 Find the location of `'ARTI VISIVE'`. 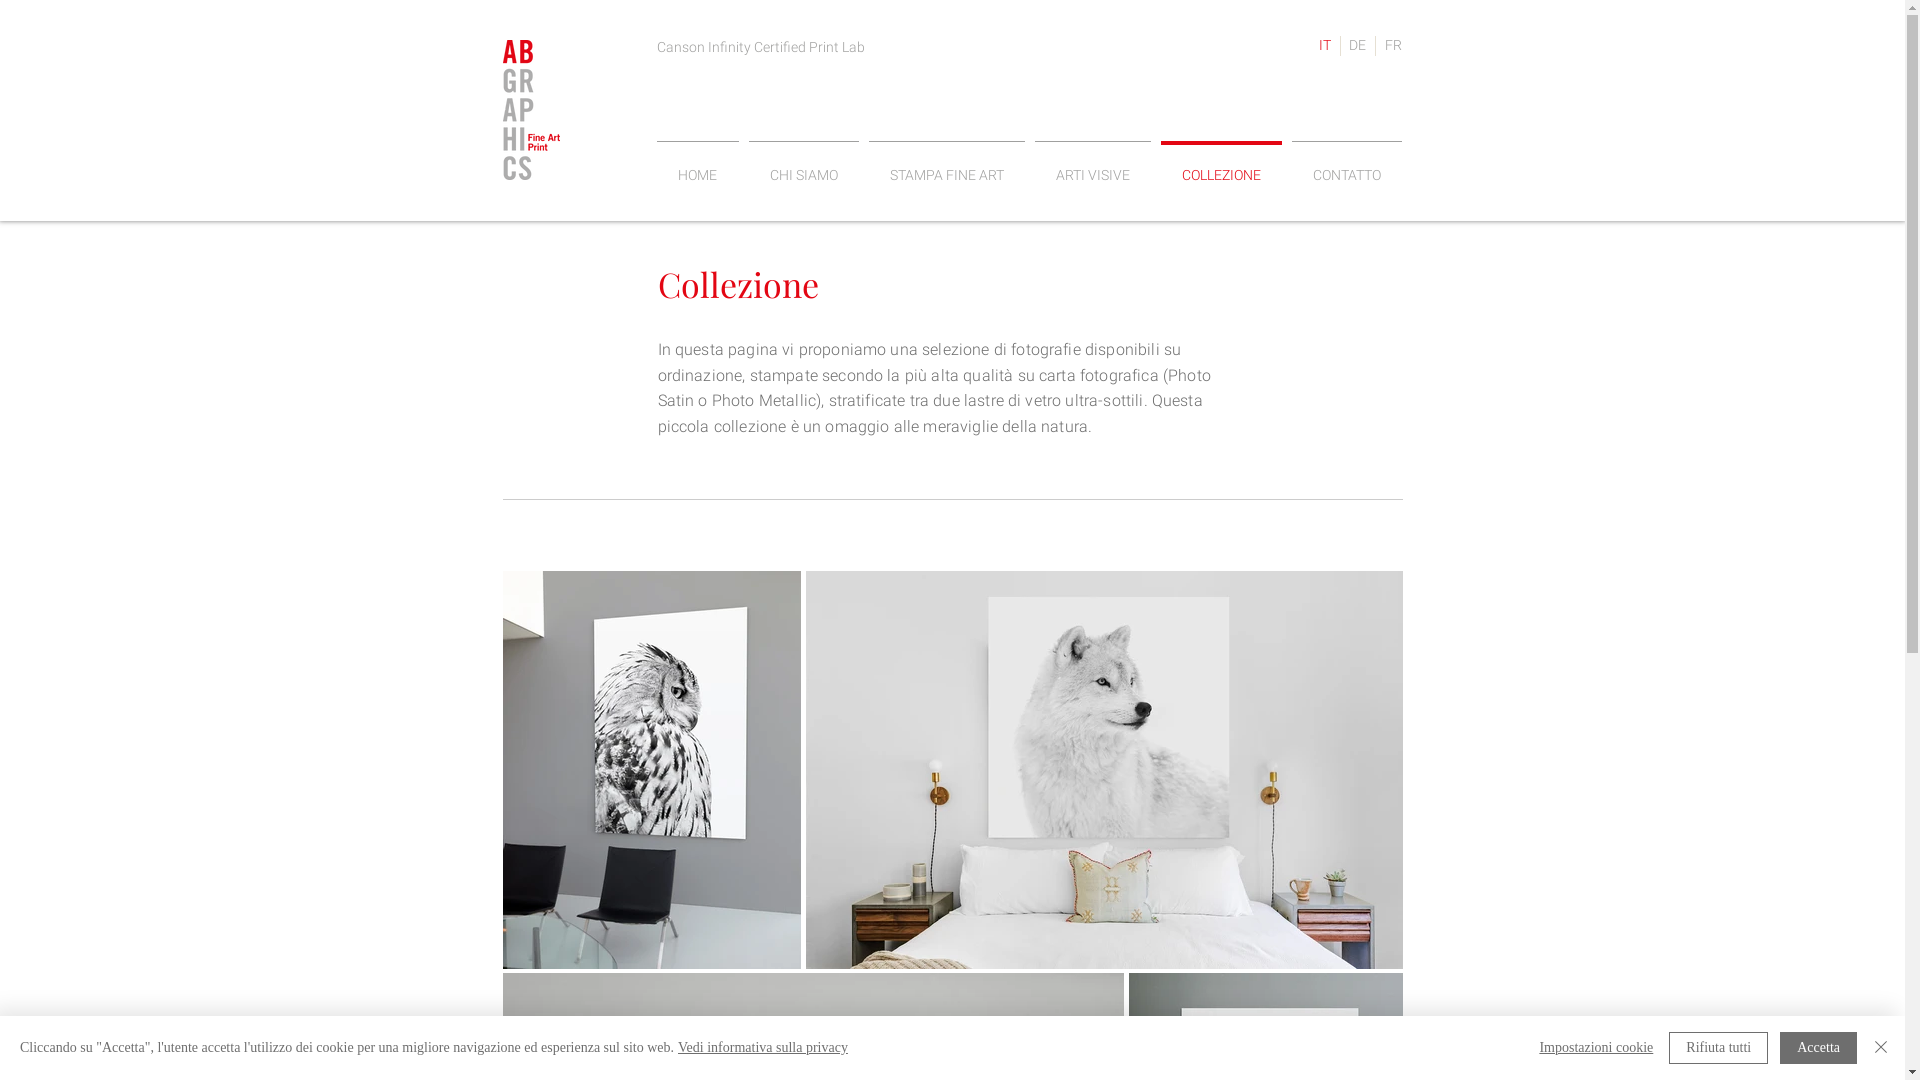

'ARTI VISIVE' is located at coordinates (1092, 164).